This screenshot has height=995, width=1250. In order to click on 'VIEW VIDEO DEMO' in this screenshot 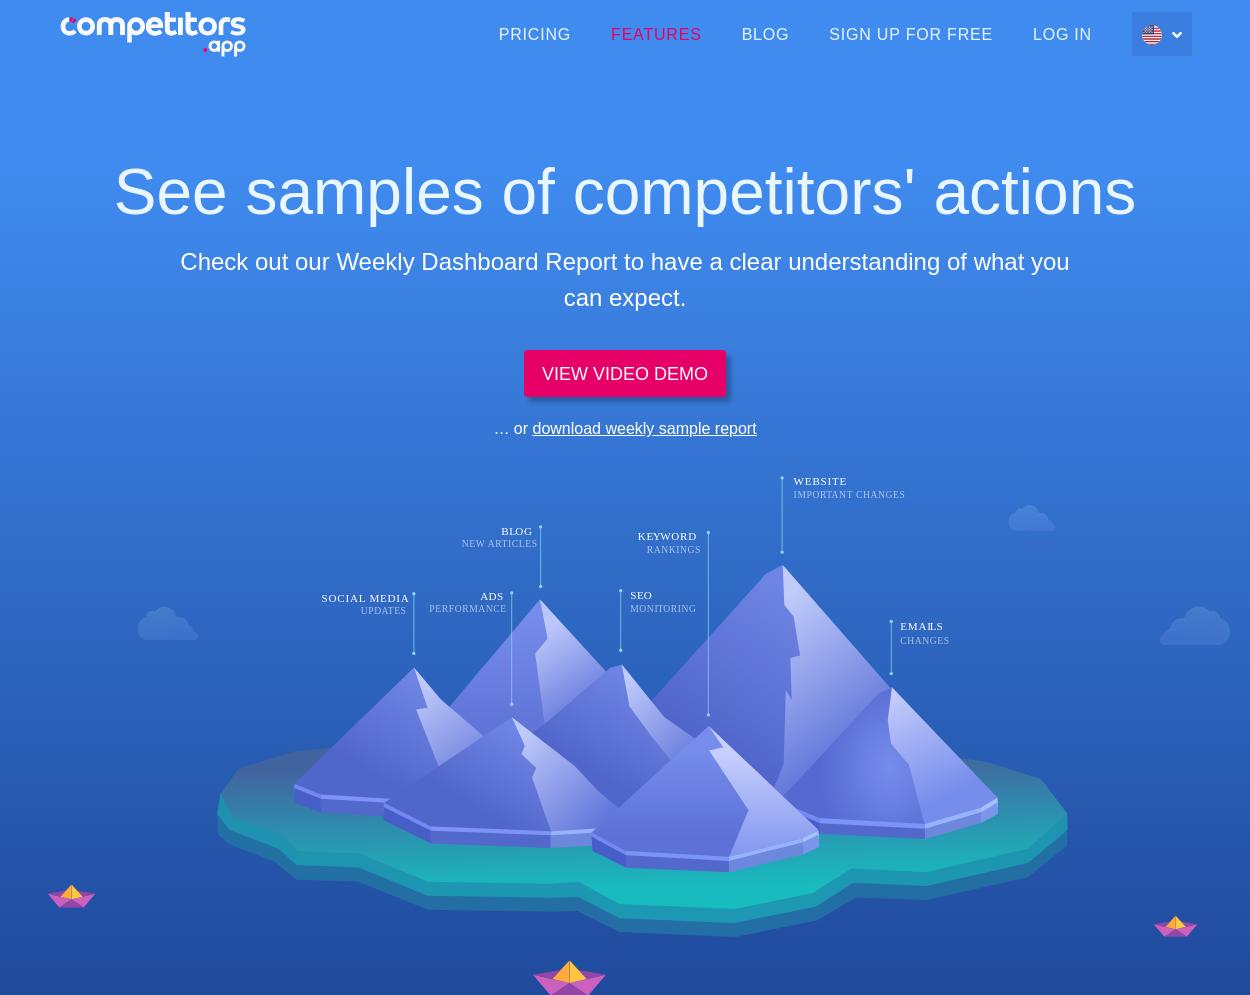, I will do `click(623, 372)`.